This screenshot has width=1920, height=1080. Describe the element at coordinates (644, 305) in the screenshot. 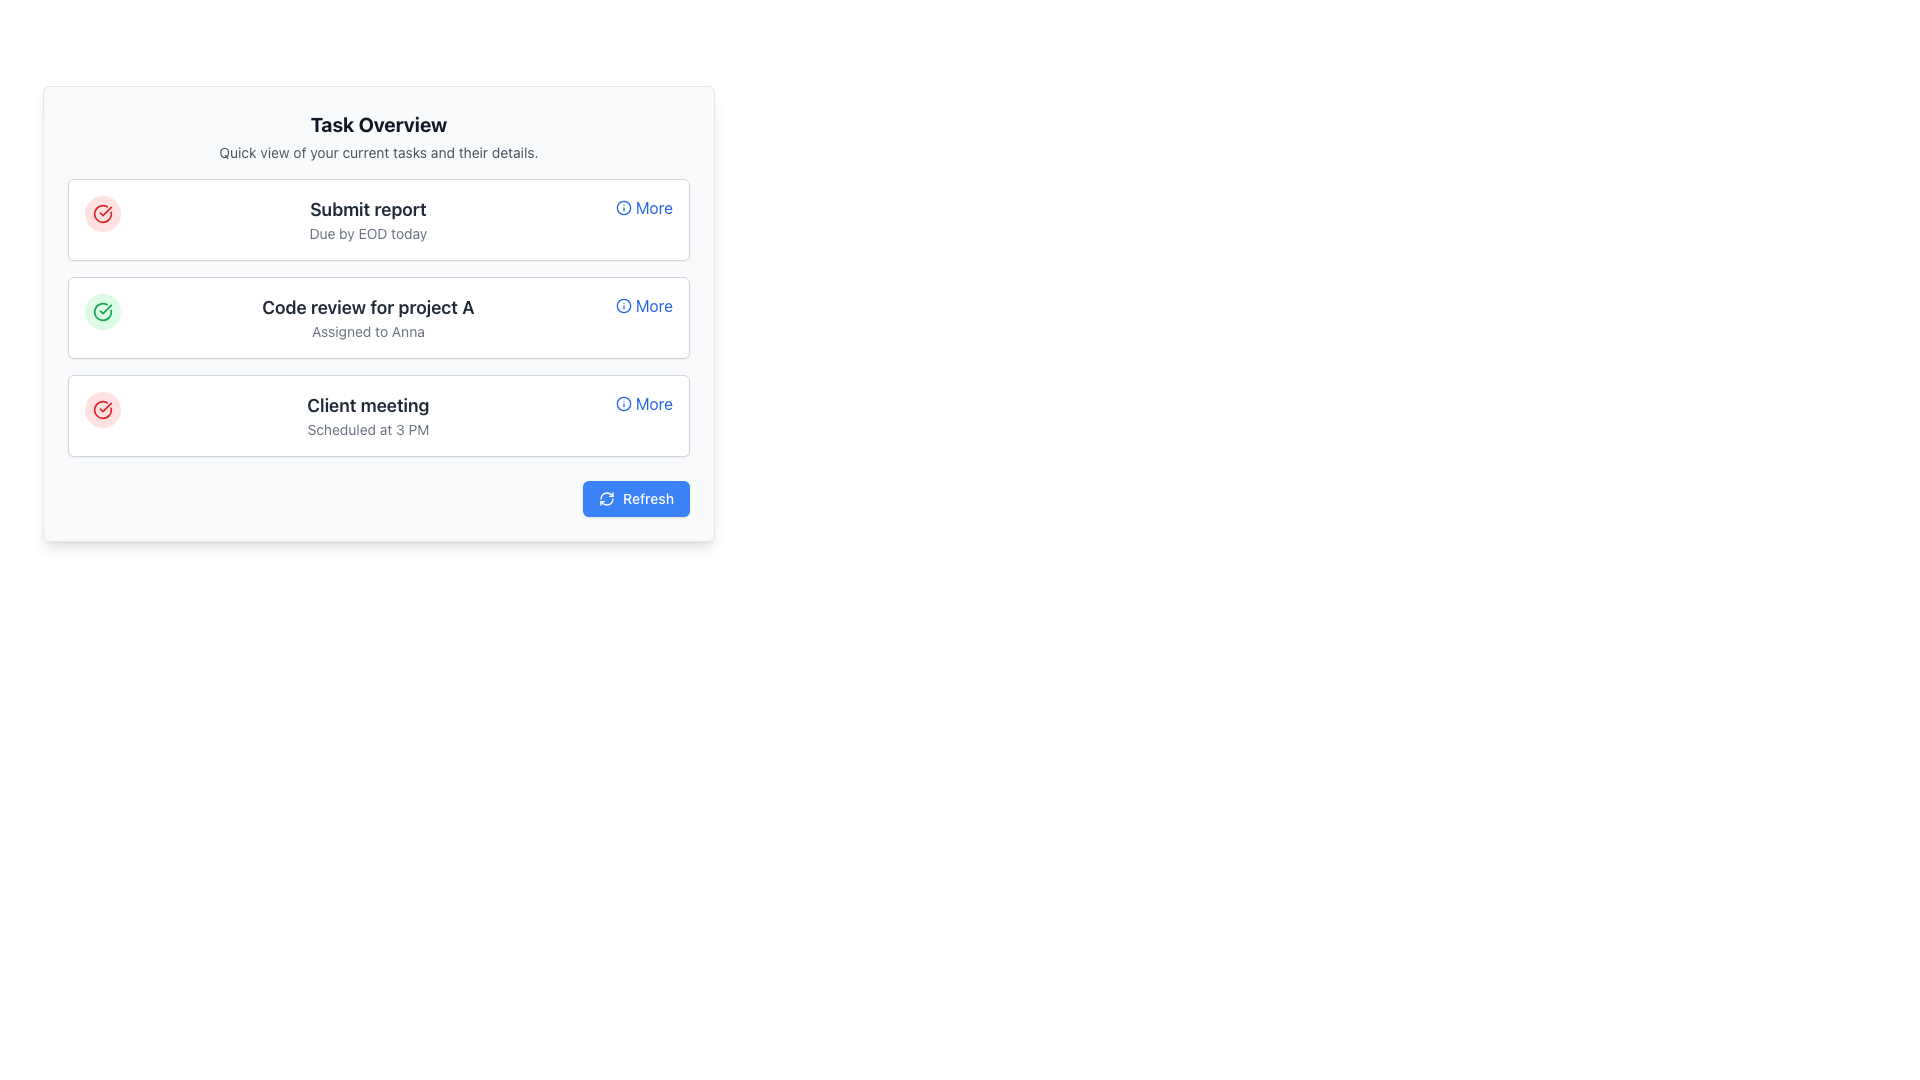

I see `the interactive text link labeled 'More' with an information icon for accessibility navigation` at that location.